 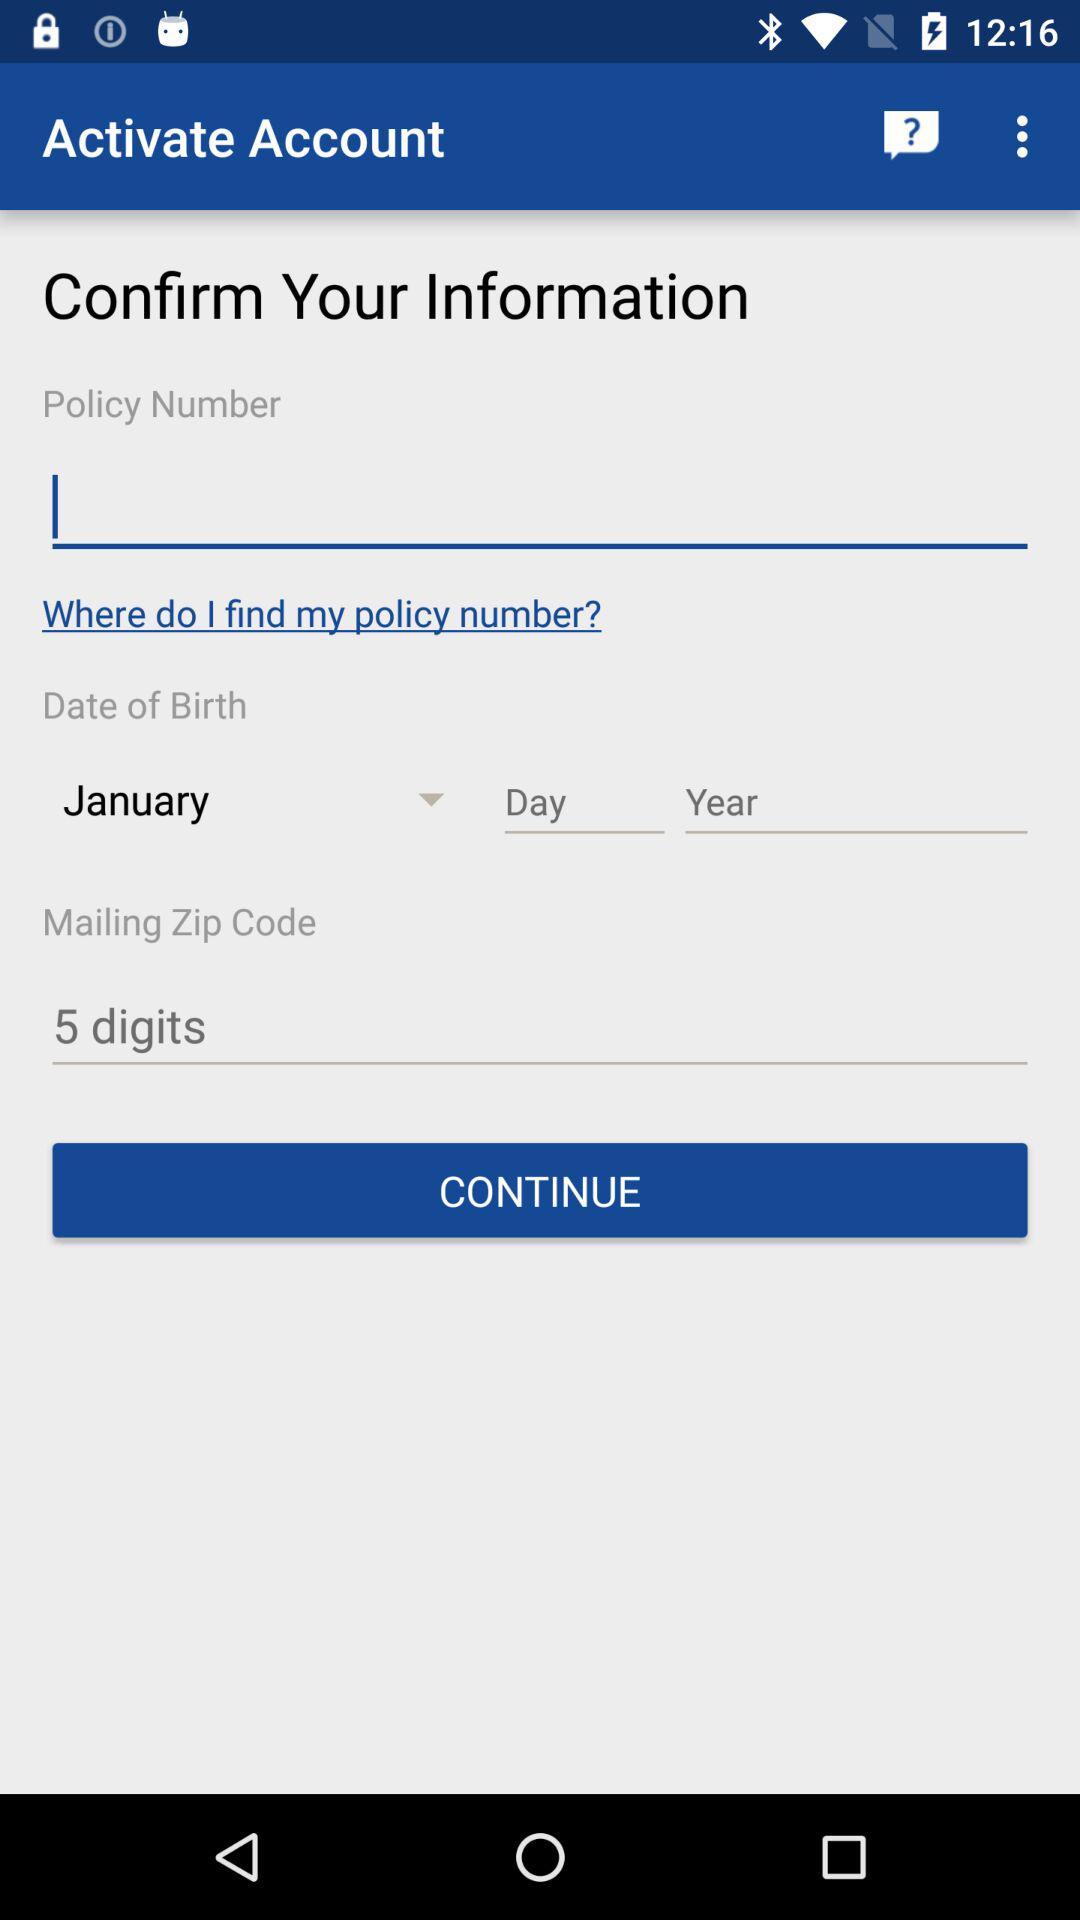 What do you see at coordinates (584, 802) in the screenshot?
I see `day` at bounding box center [584, 802].